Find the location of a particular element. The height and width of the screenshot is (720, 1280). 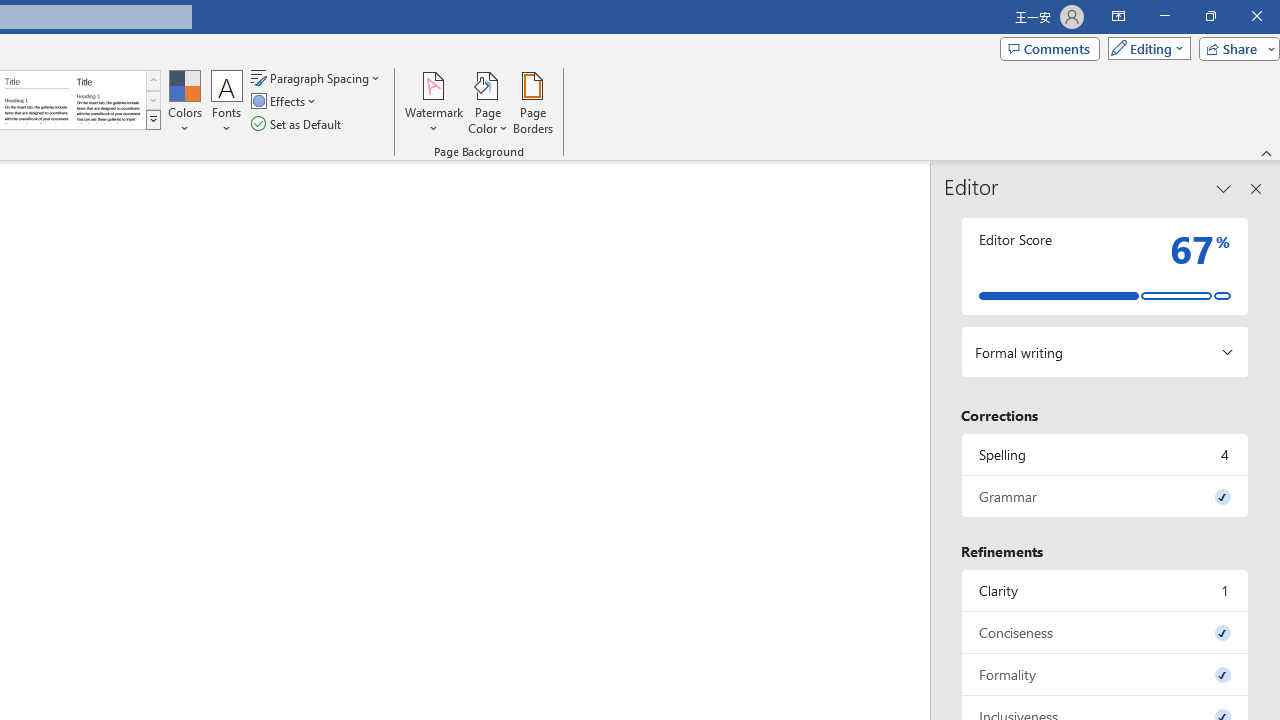

'Conciseness, 0 issues. Press space or enter to review items.' is located at coordinates (1104, 632).